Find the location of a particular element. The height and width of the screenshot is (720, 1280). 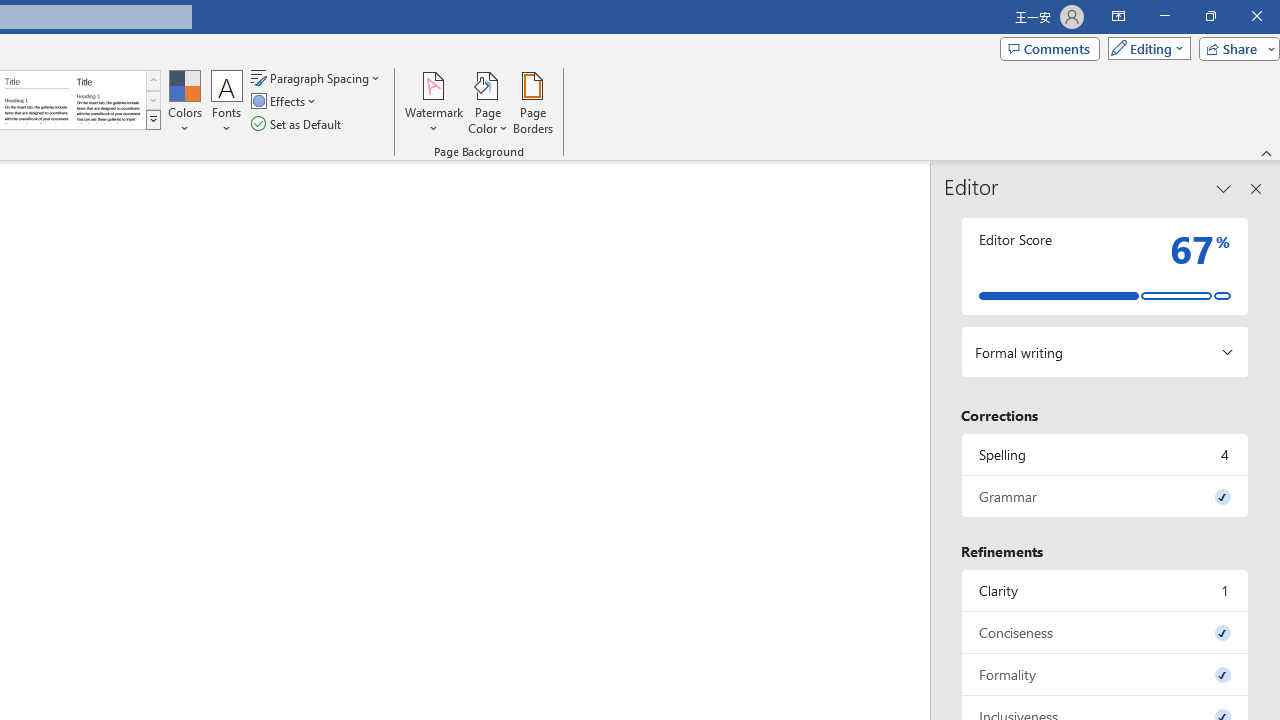

'Conciseness, 0 issues. Press space or enter to review items.' is located at coordinates (1104, 632).